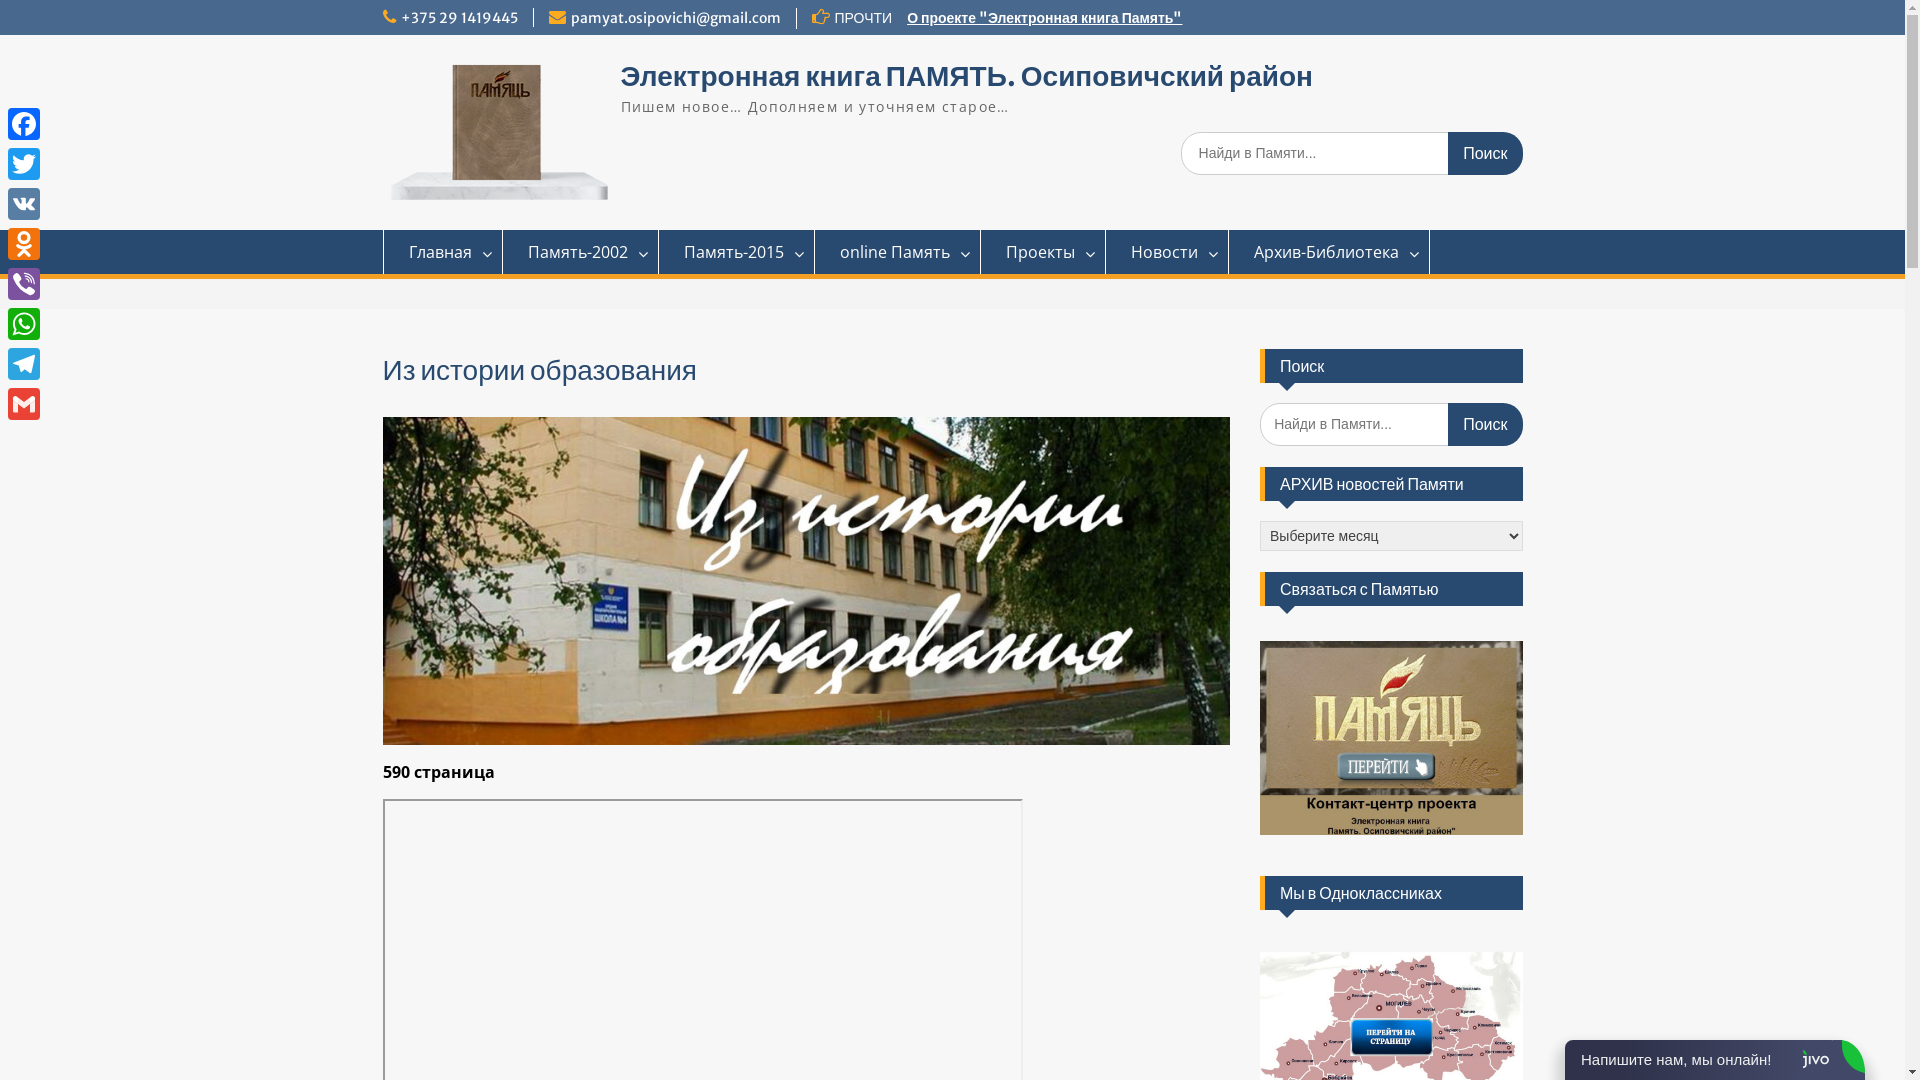 The height and width of the screenshot is (1080, 1920). I want to click on '+375 29 1419445', so click(457, 18).